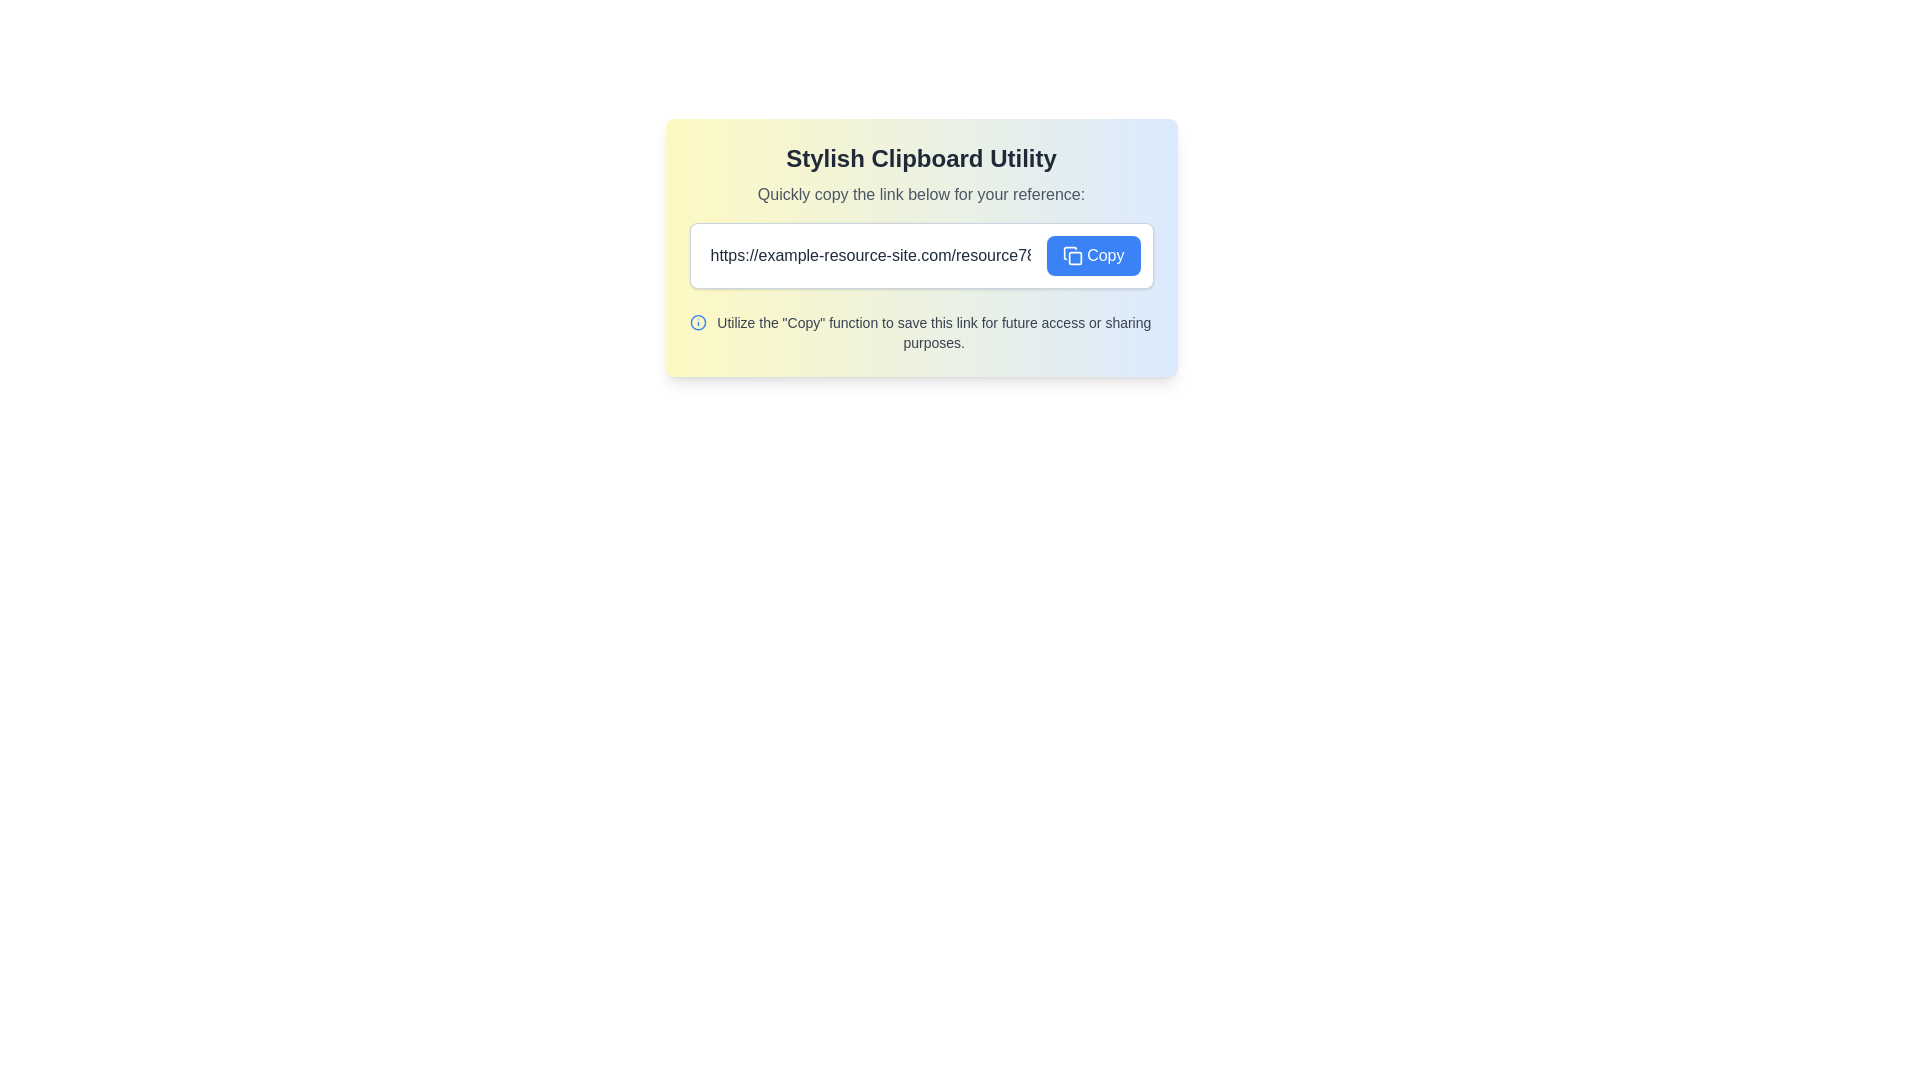 This screenshot has width=1920, height=1080. I want to click on text header titled 'Stylish Clipboard Utility', which is a large, bold, dark gray text positioned at the top of the content card, so click(920, 157).